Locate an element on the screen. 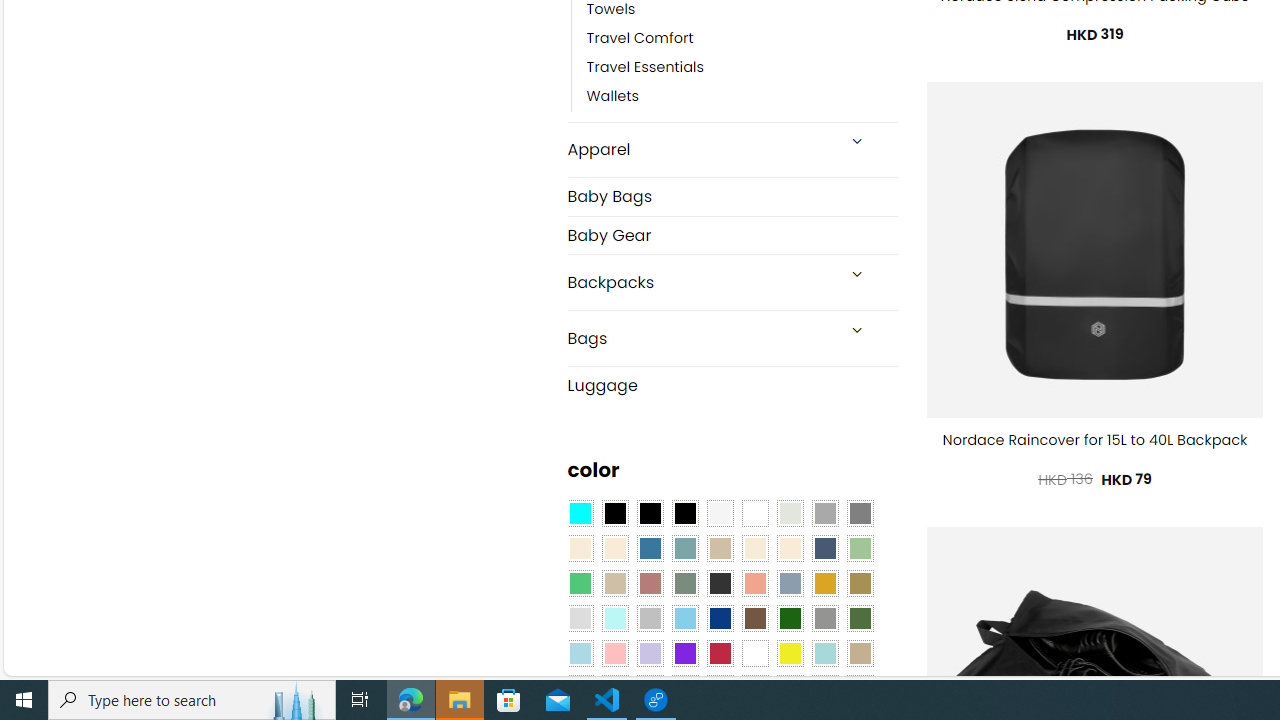 The height and width of the screenshot is (720, 1280). 'Beige' is located at coordinates (578, 549).